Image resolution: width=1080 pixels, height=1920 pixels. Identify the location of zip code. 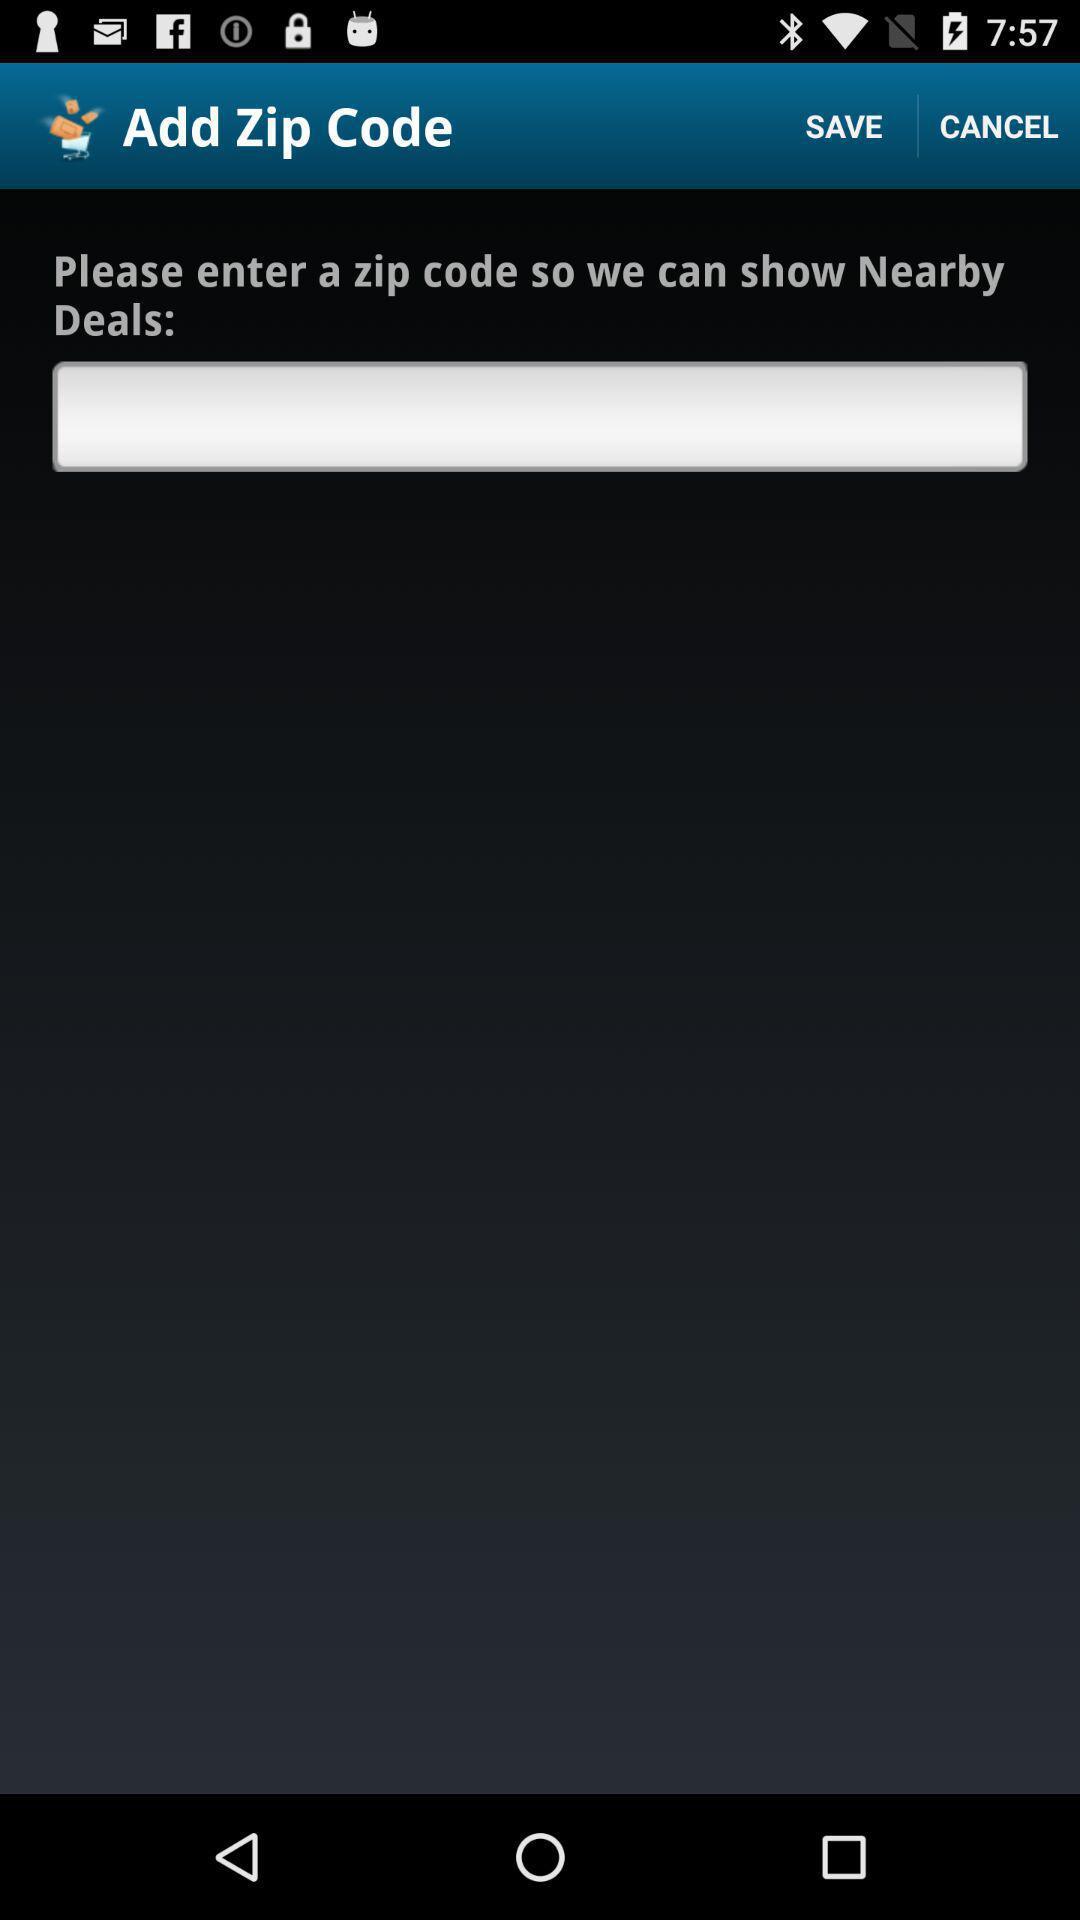
(540, 415).